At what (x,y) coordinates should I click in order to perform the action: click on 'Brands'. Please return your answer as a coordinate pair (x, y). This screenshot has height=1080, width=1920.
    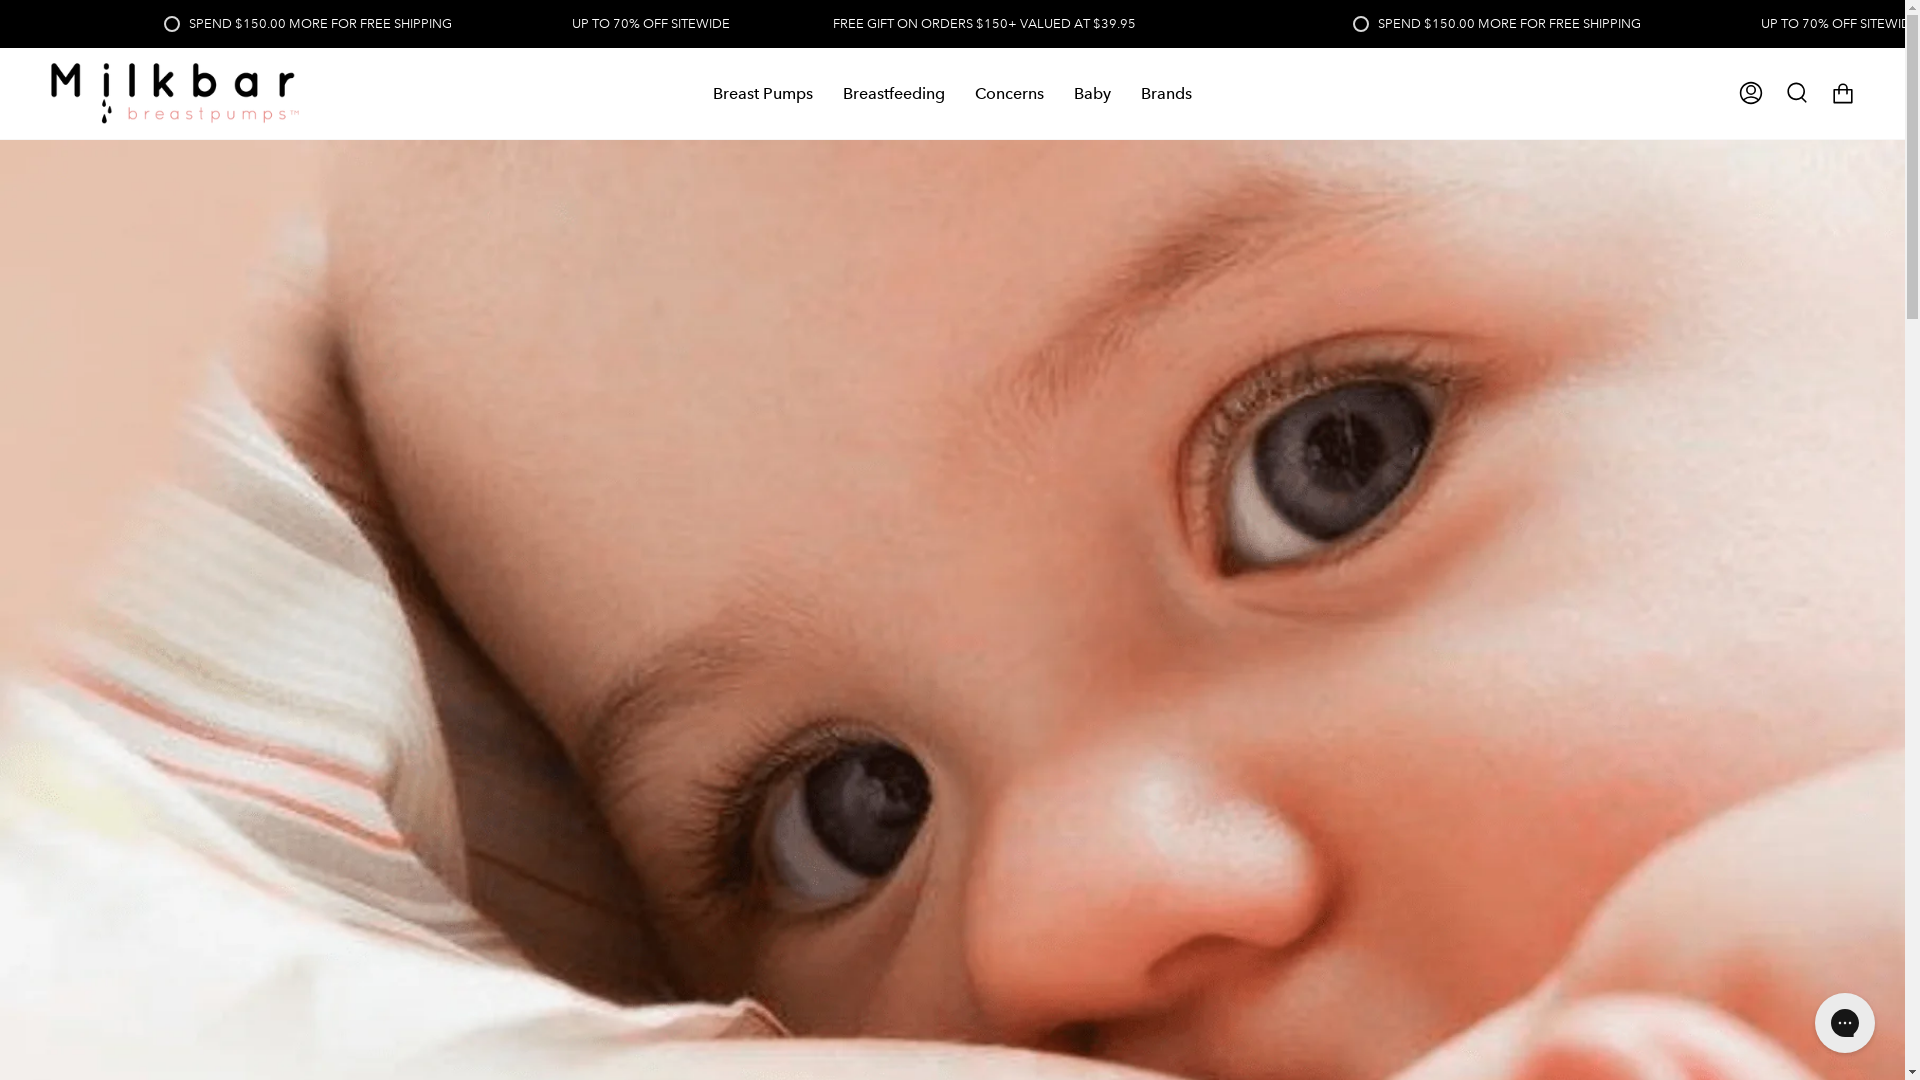
    Looking at the image, I should click on (1166, 93).